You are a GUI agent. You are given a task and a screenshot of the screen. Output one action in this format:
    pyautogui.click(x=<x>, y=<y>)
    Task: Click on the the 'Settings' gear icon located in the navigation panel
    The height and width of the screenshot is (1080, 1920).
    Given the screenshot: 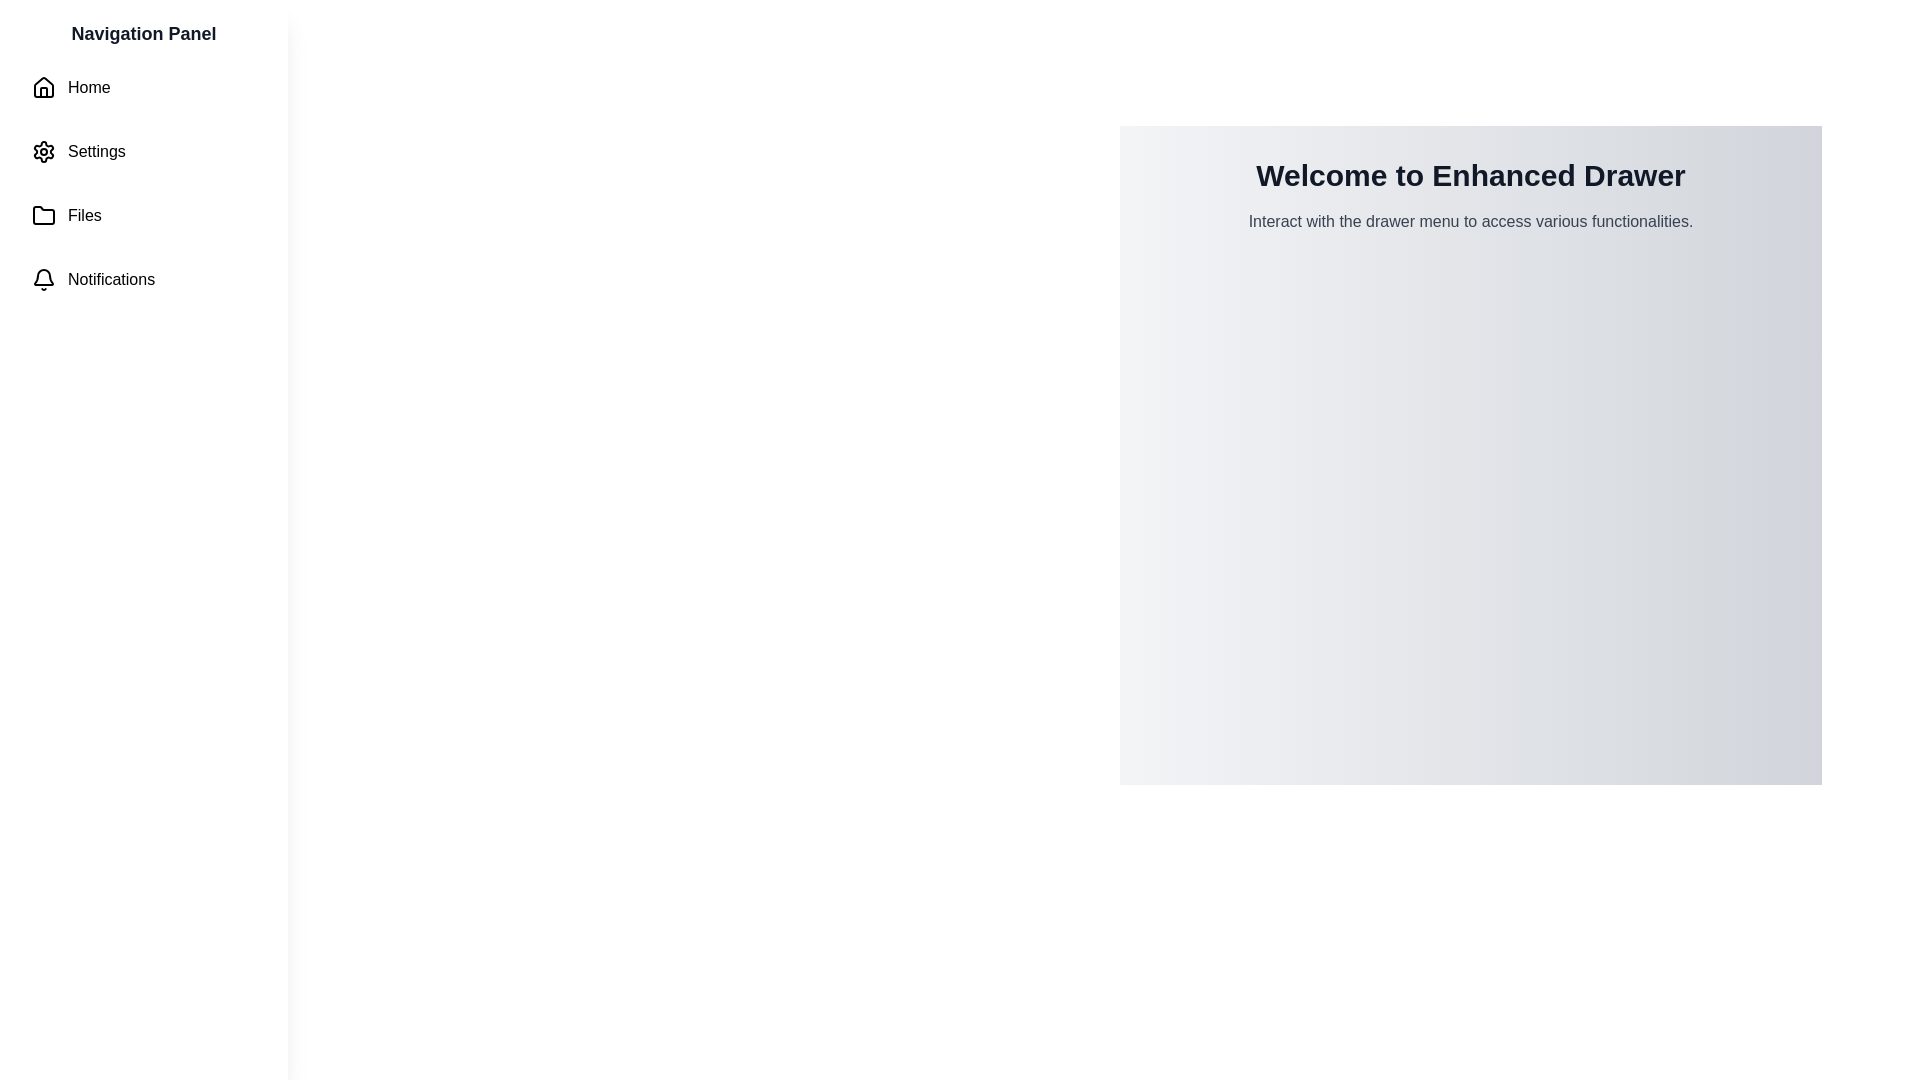 What is the action you would take?
    pyautogui.click(x=43, y=150)
    